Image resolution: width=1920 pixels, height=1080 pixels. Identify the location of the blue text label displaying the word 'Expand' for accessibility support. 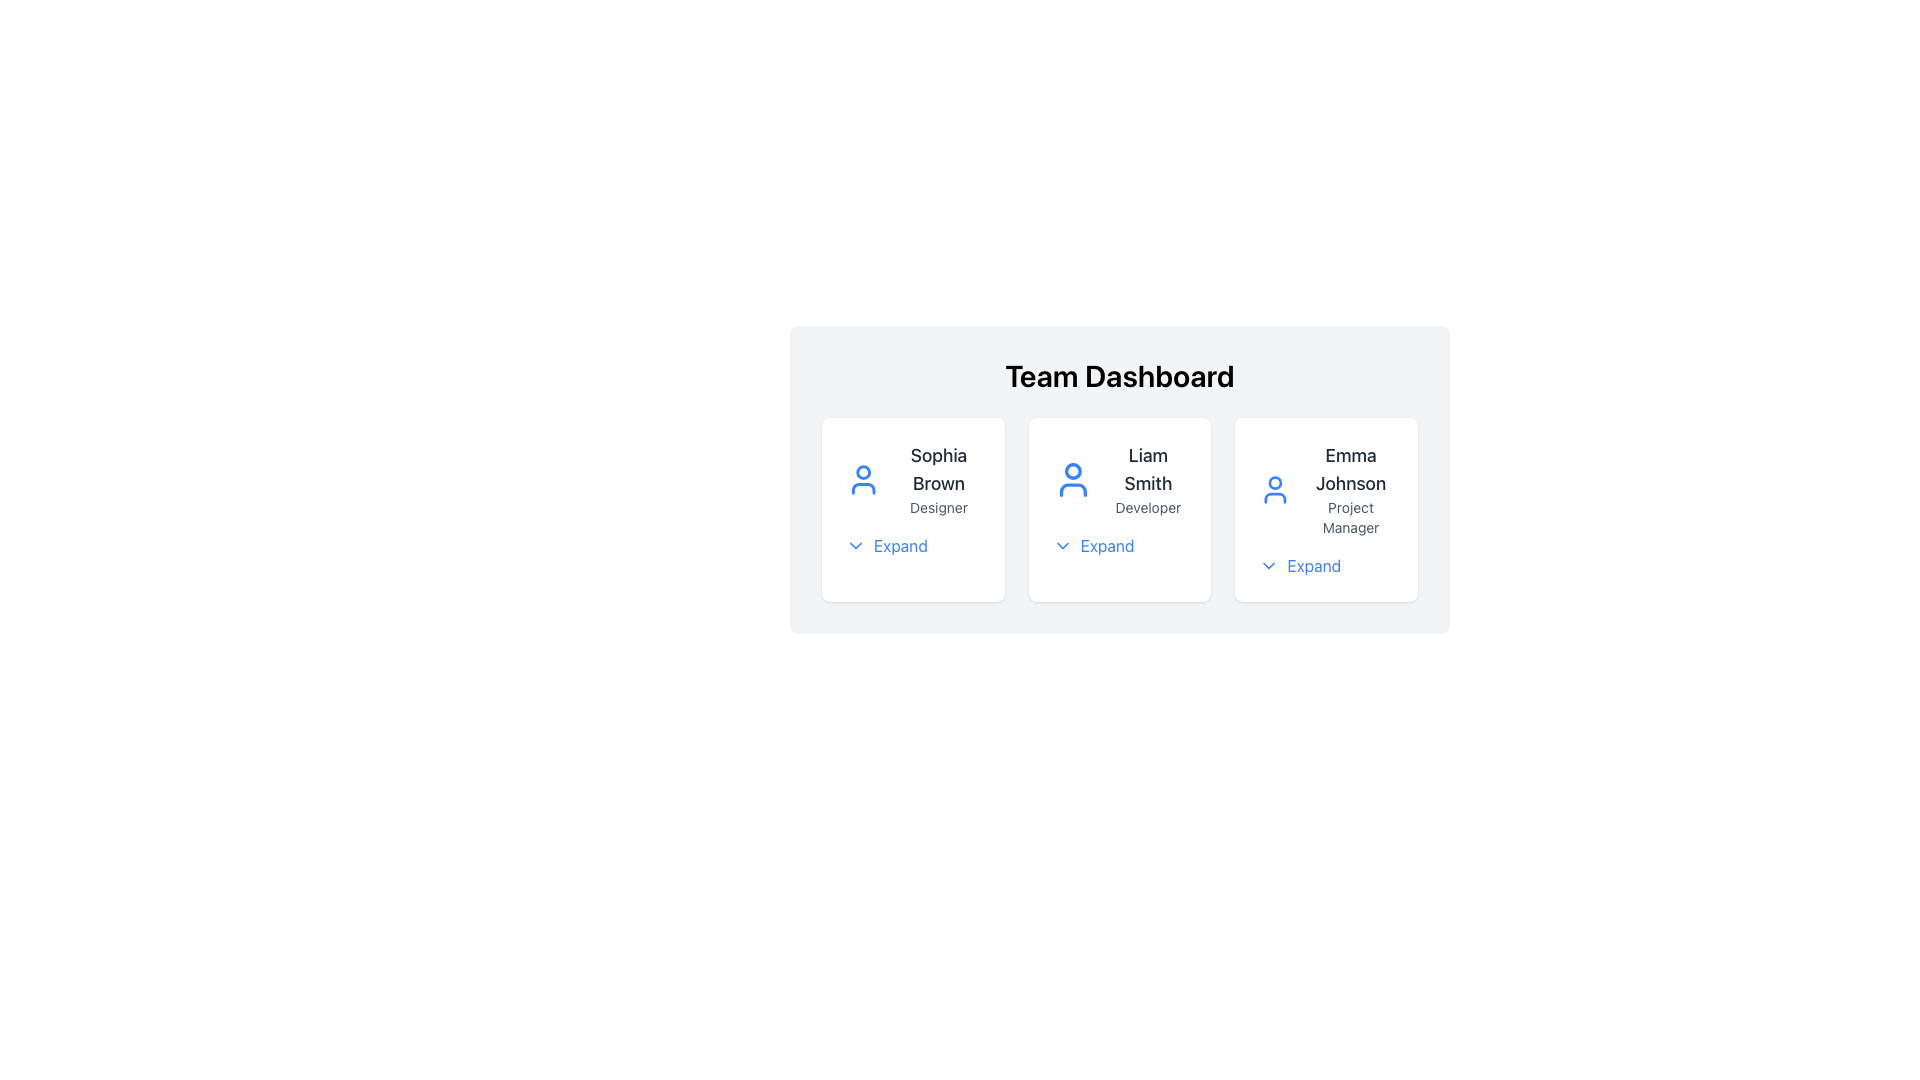
(1314, 566).